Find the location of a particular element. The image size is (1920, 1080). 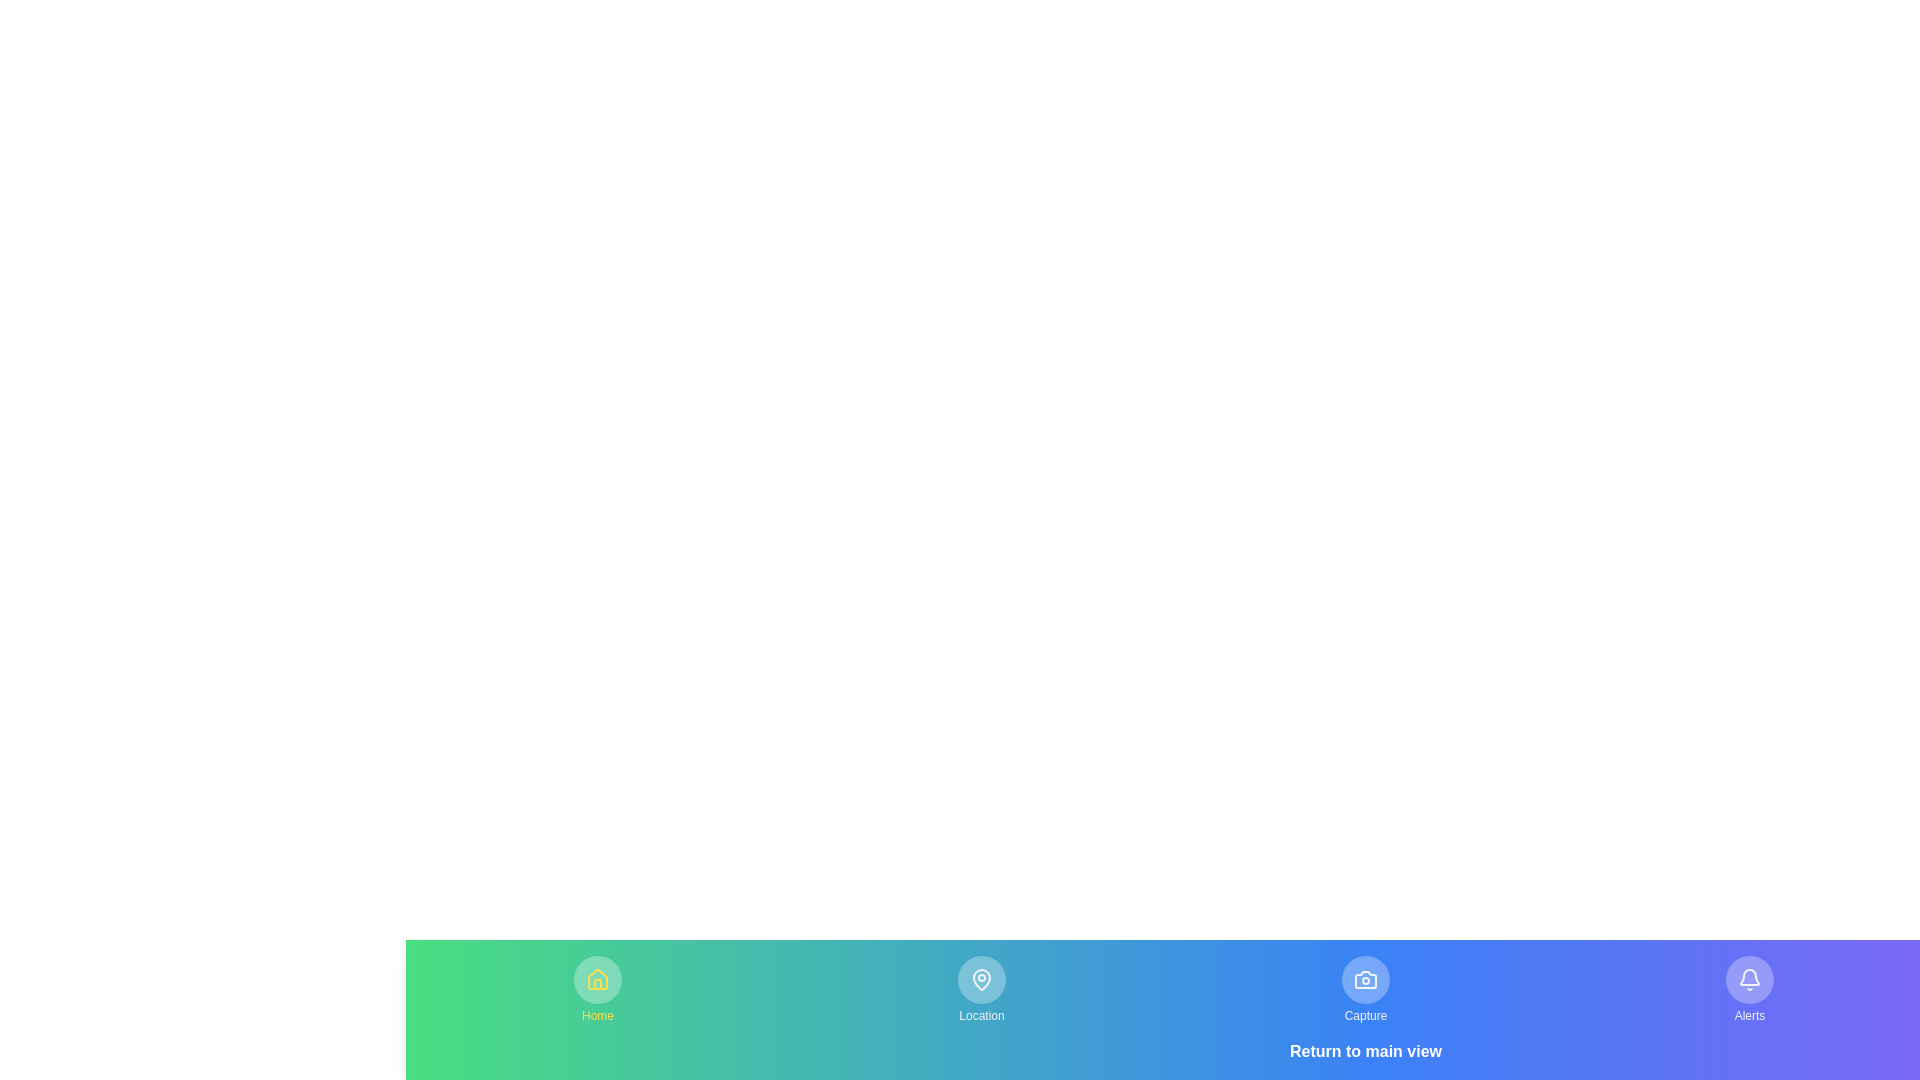

the menu item corresponding to Home is located at coordinates (597, 990).